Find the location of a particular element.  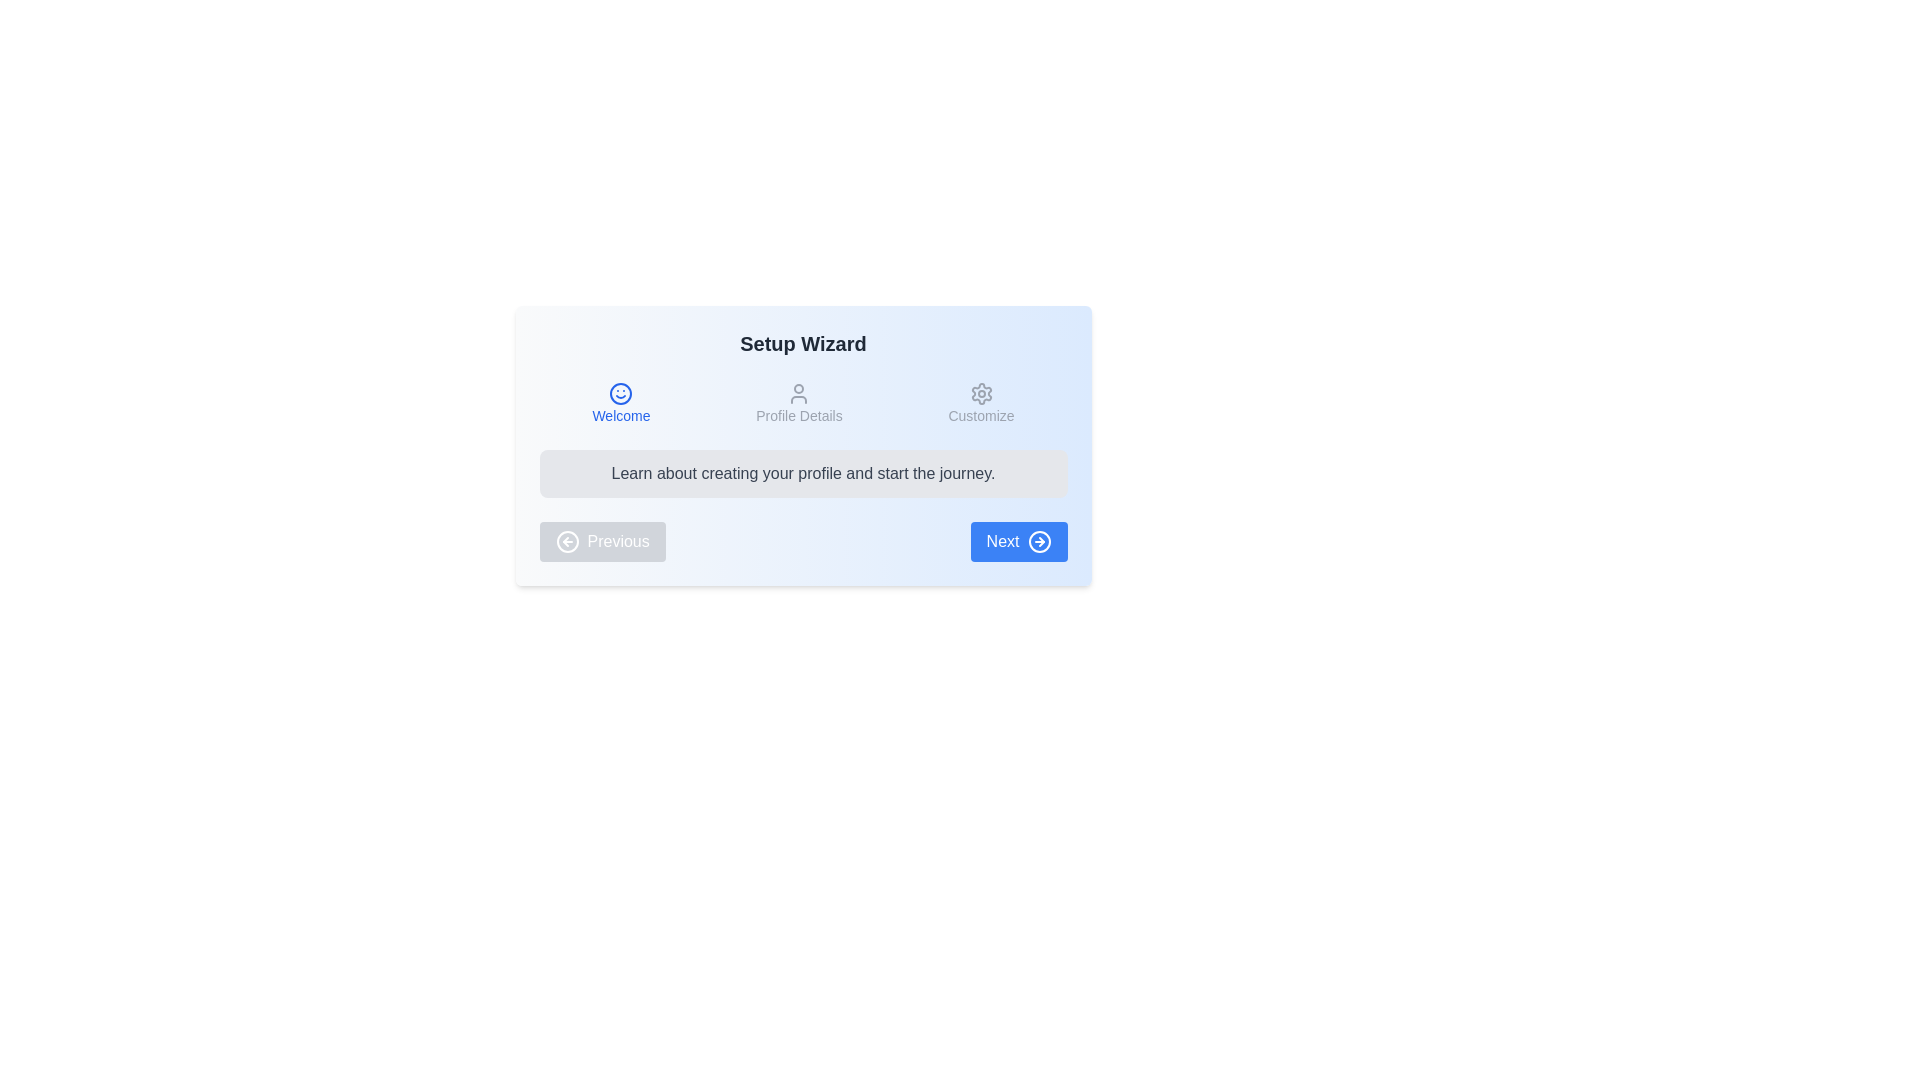

the 'Customize' button, which features a gear icon and is styled in gray is located at coordinates (981, 404).